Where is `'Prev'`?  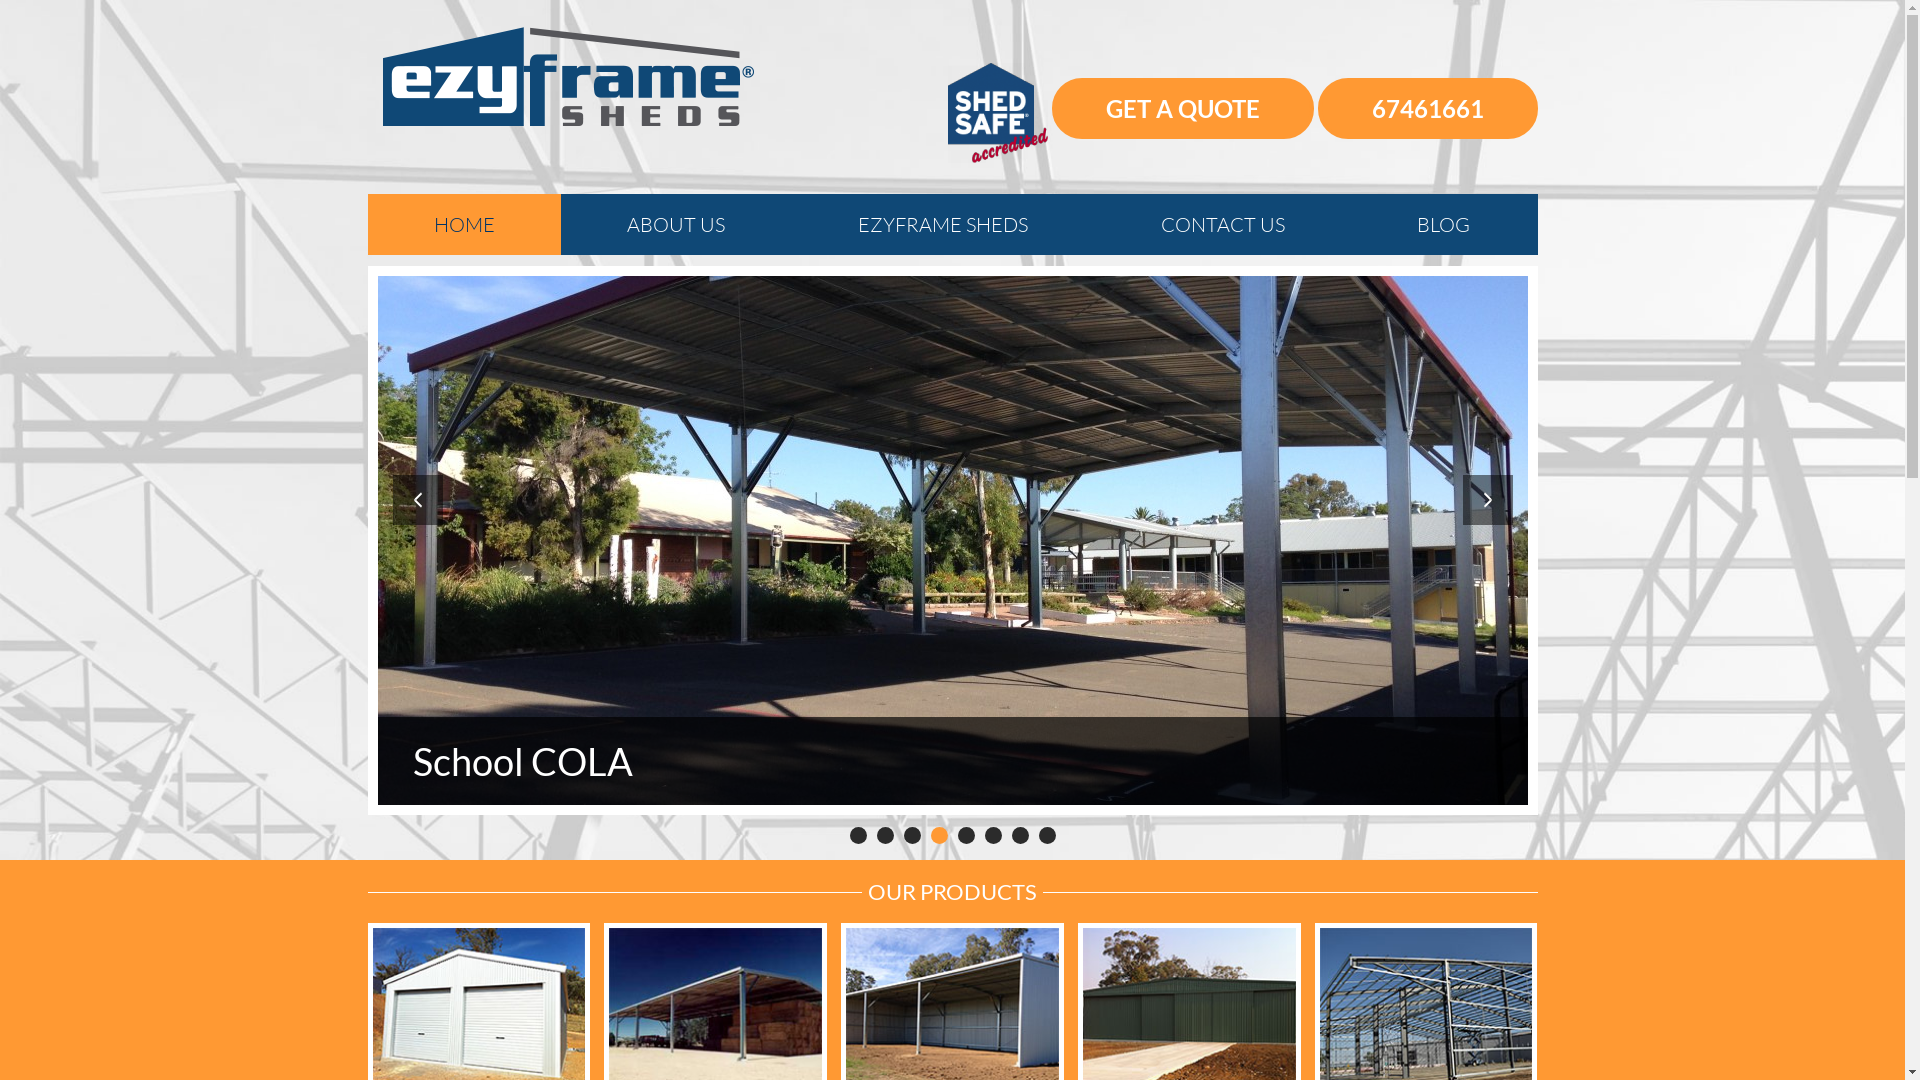 'Prev' is located at coordinates (416, 499).